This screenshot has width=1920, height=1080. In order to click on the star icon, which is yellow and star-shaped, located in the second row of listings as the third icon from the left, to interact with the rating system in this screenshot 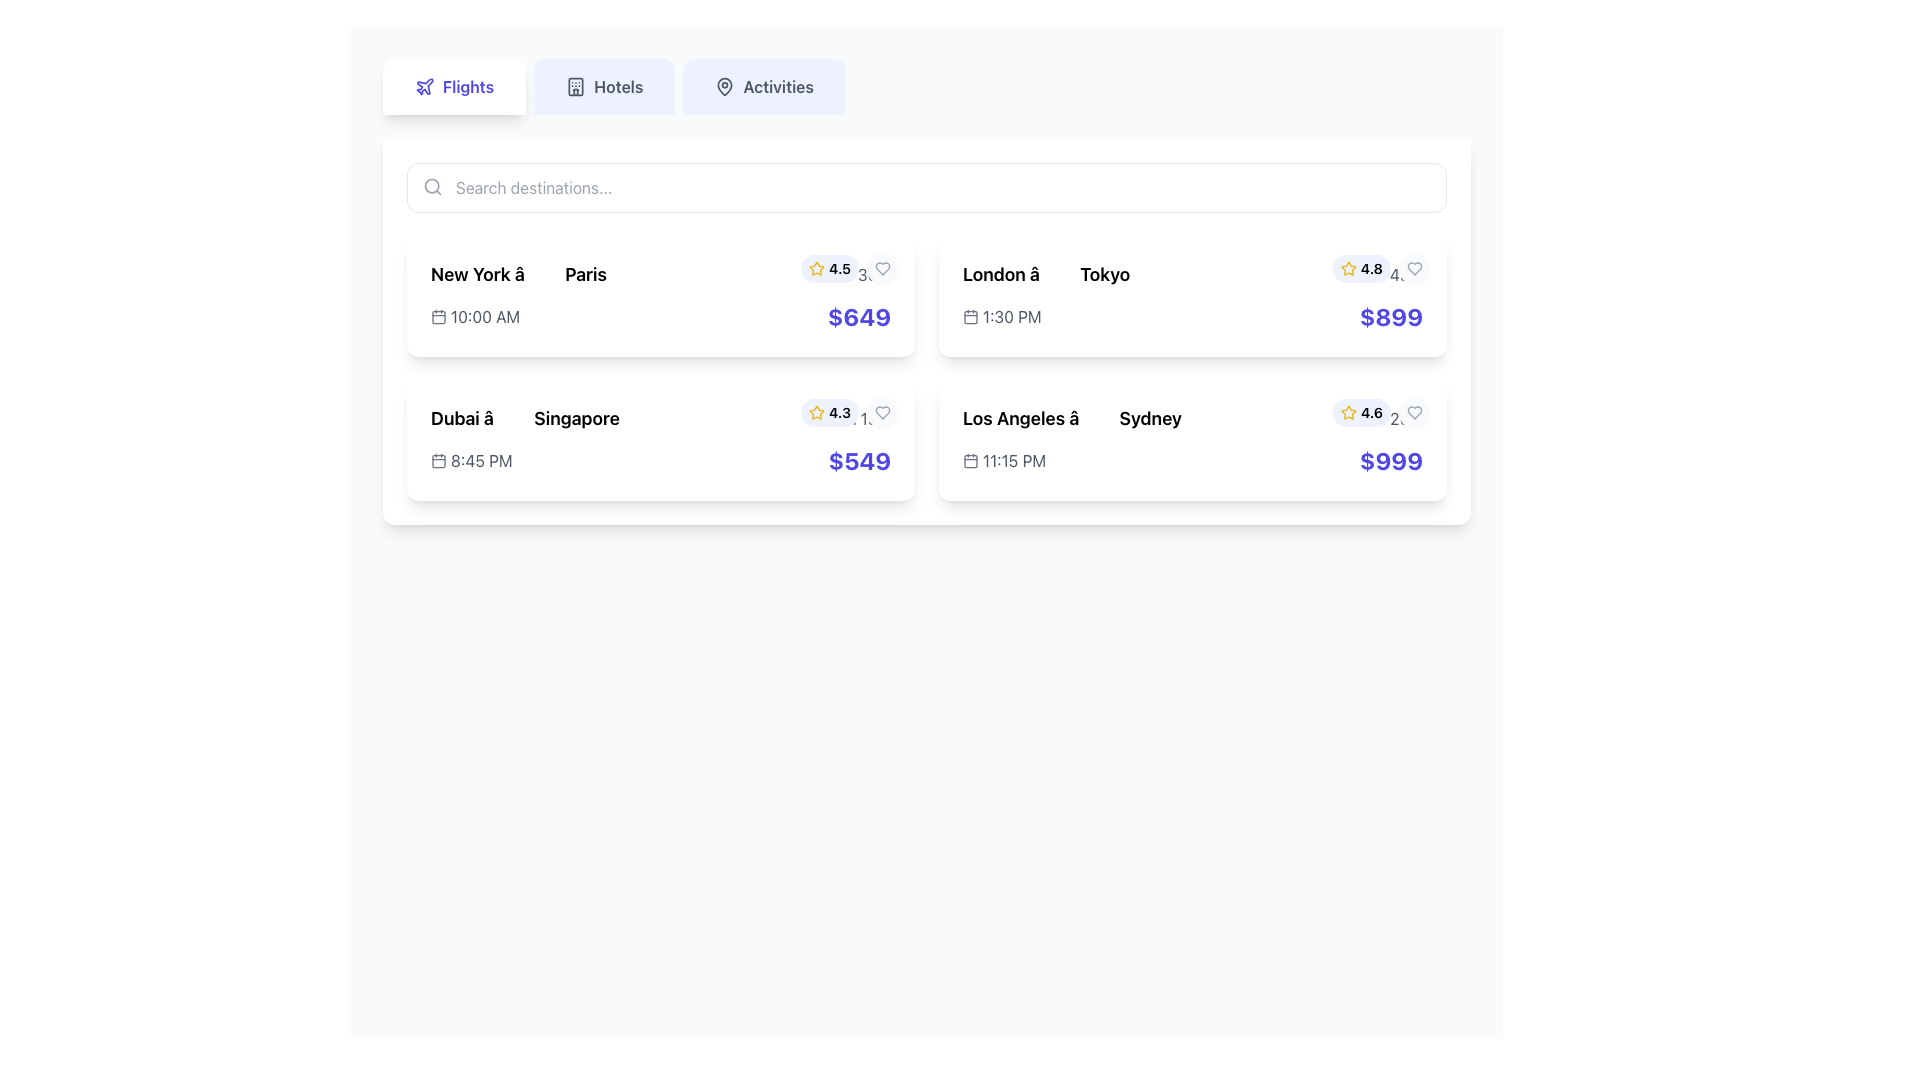, I will do `click(1348, 267)`.